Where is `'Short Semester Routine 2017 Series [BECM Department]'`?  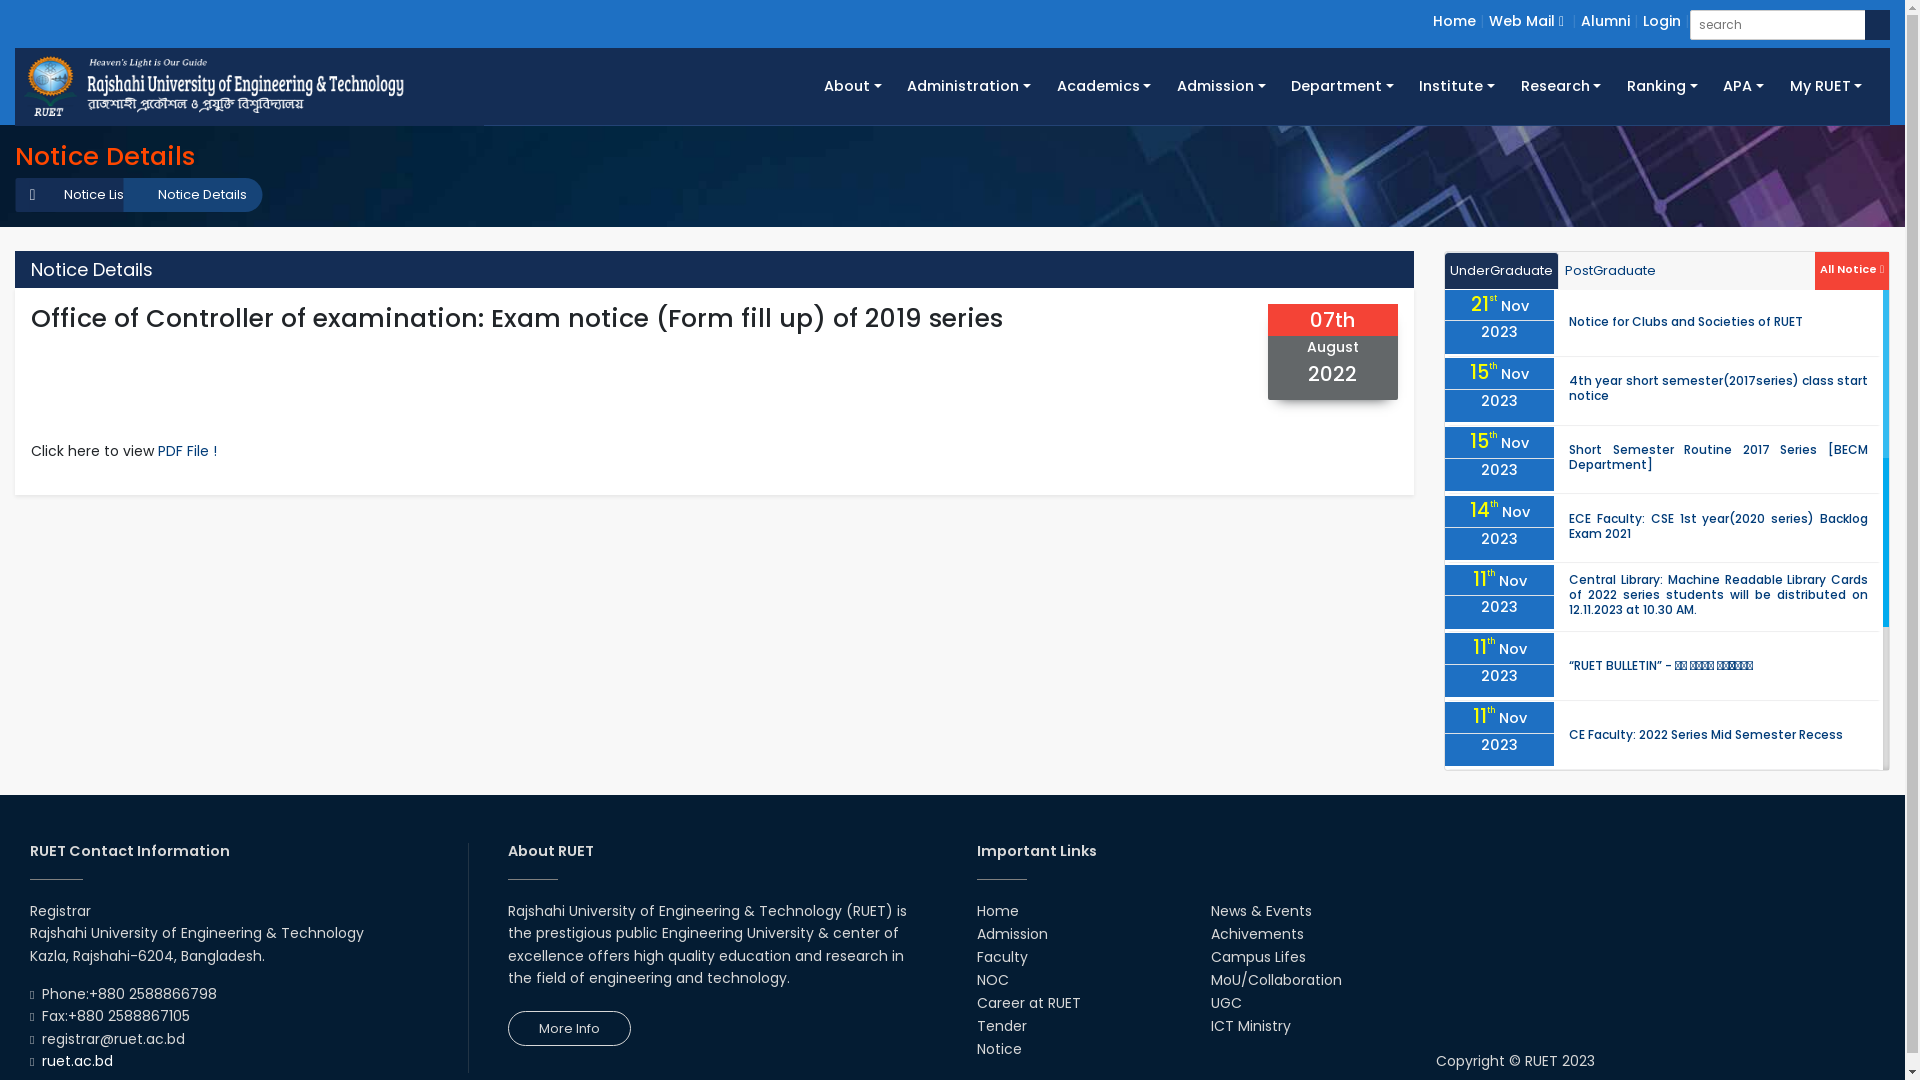 'Short Semester Routine 2017 Series [BECM Department]' is located at coordinates (1717, 456).